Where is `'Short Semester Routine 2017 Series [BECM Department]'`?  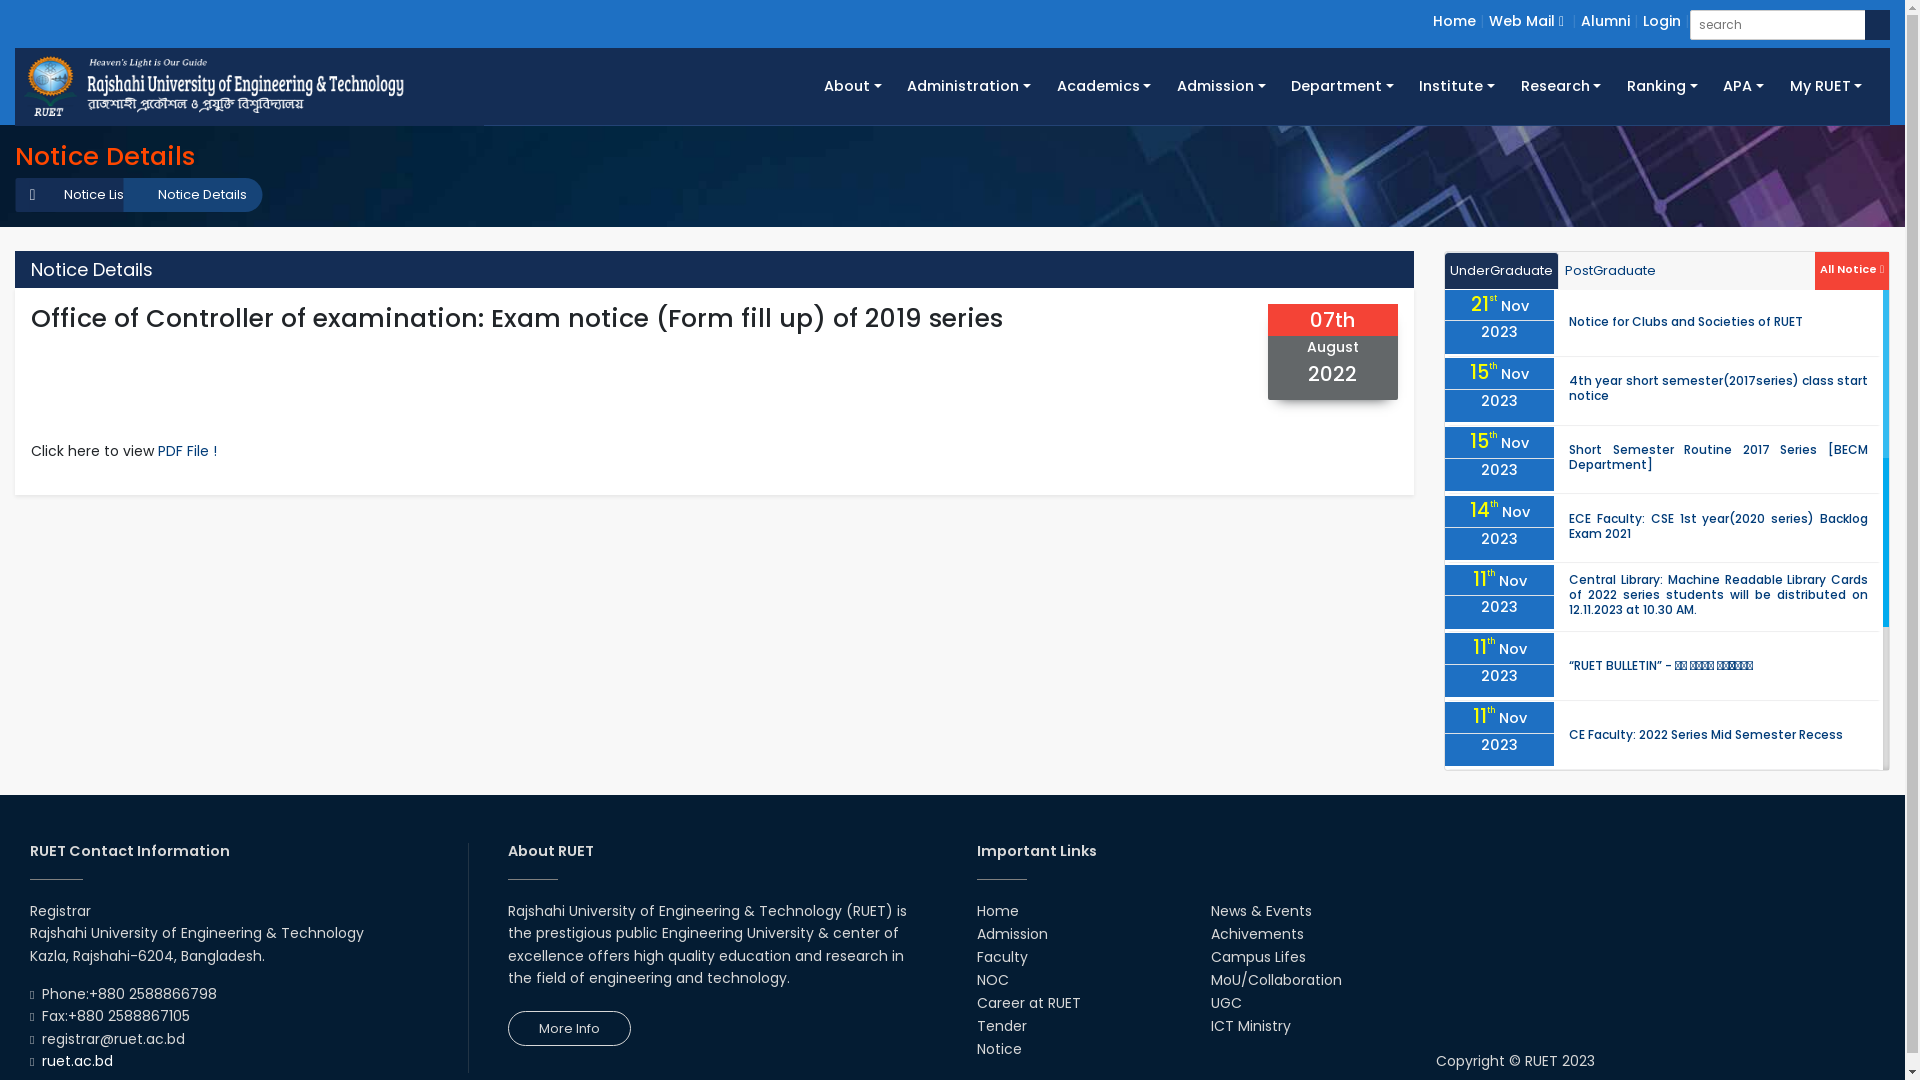 'Short Semester Routine 2017 Series [BECM Department]' is located at coordinates (1717, 456).